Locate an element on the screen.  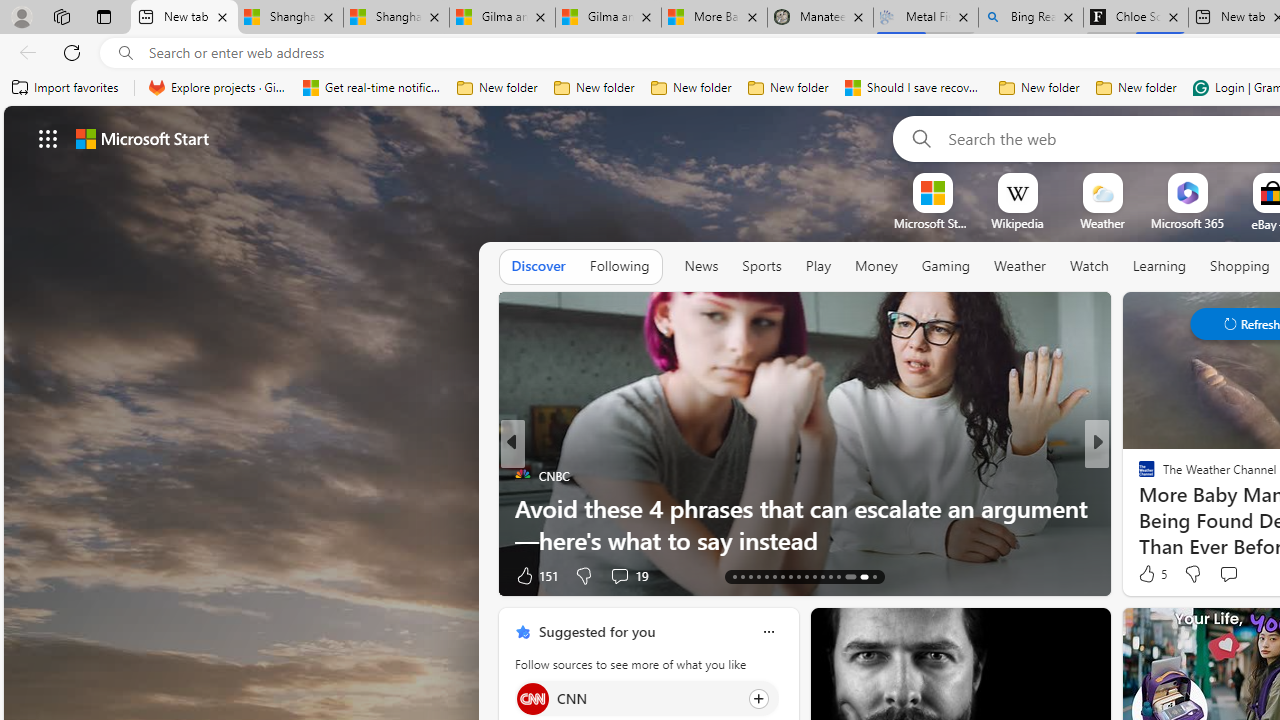
'Weather' is located at coordinates (1020, 265).